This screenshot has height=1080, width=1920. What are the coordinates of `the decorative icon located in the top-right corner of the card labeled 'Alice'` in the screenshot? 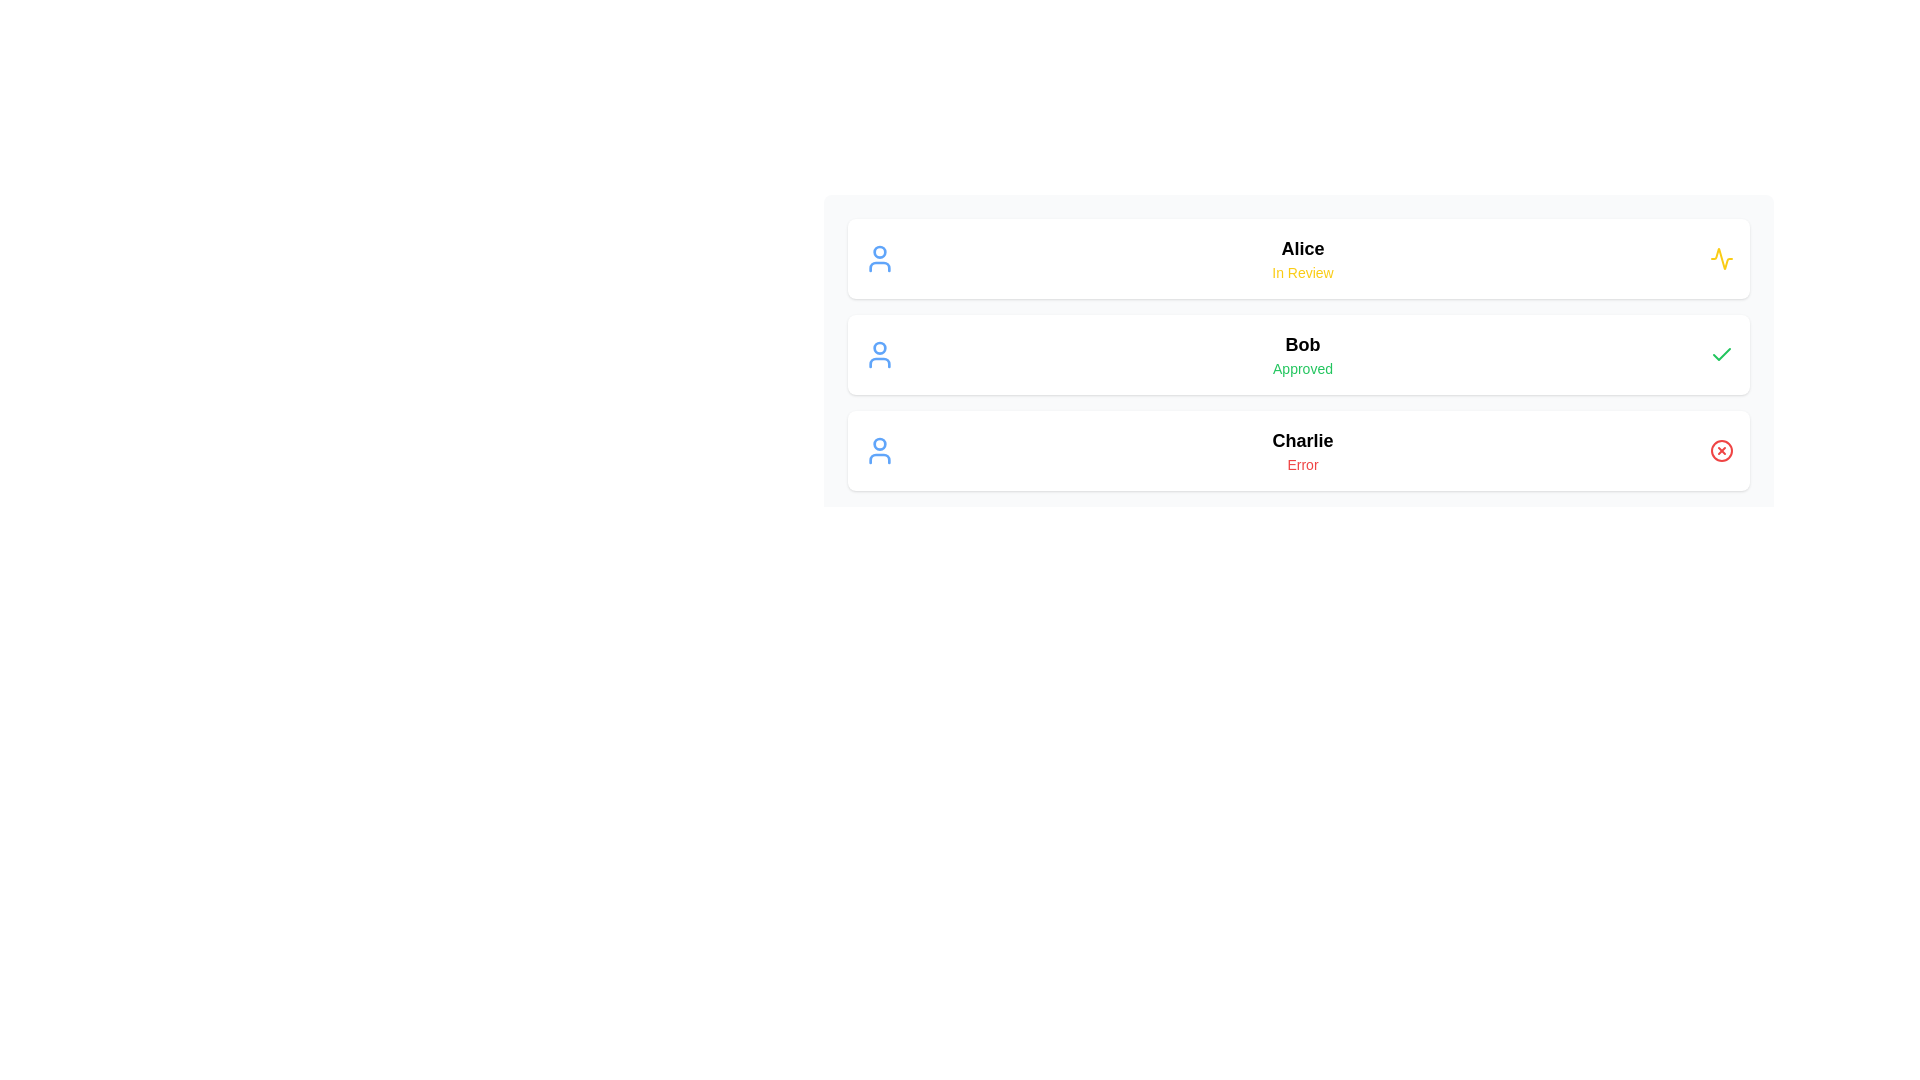 It's located at (1721, 257).